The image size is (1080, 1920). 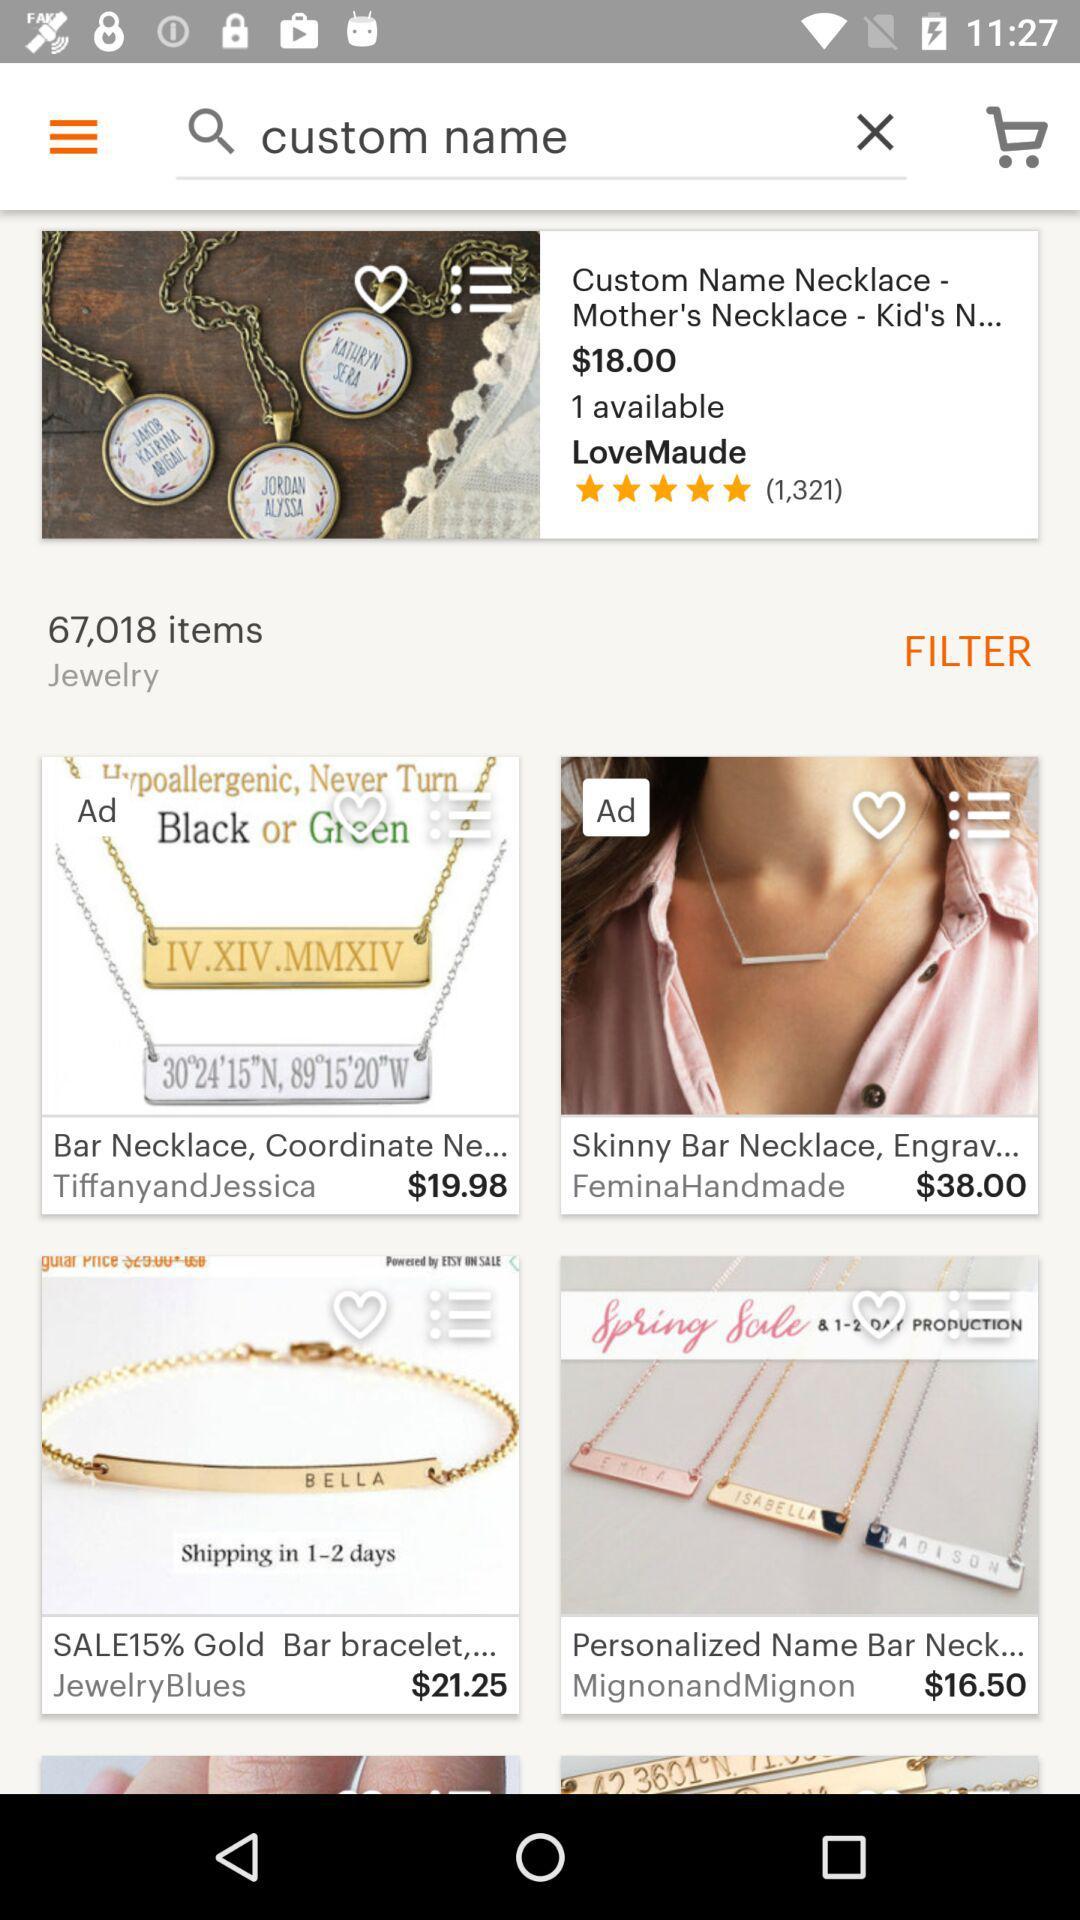 I want to click on the image which is below filter option, so click(x=798, y=985).